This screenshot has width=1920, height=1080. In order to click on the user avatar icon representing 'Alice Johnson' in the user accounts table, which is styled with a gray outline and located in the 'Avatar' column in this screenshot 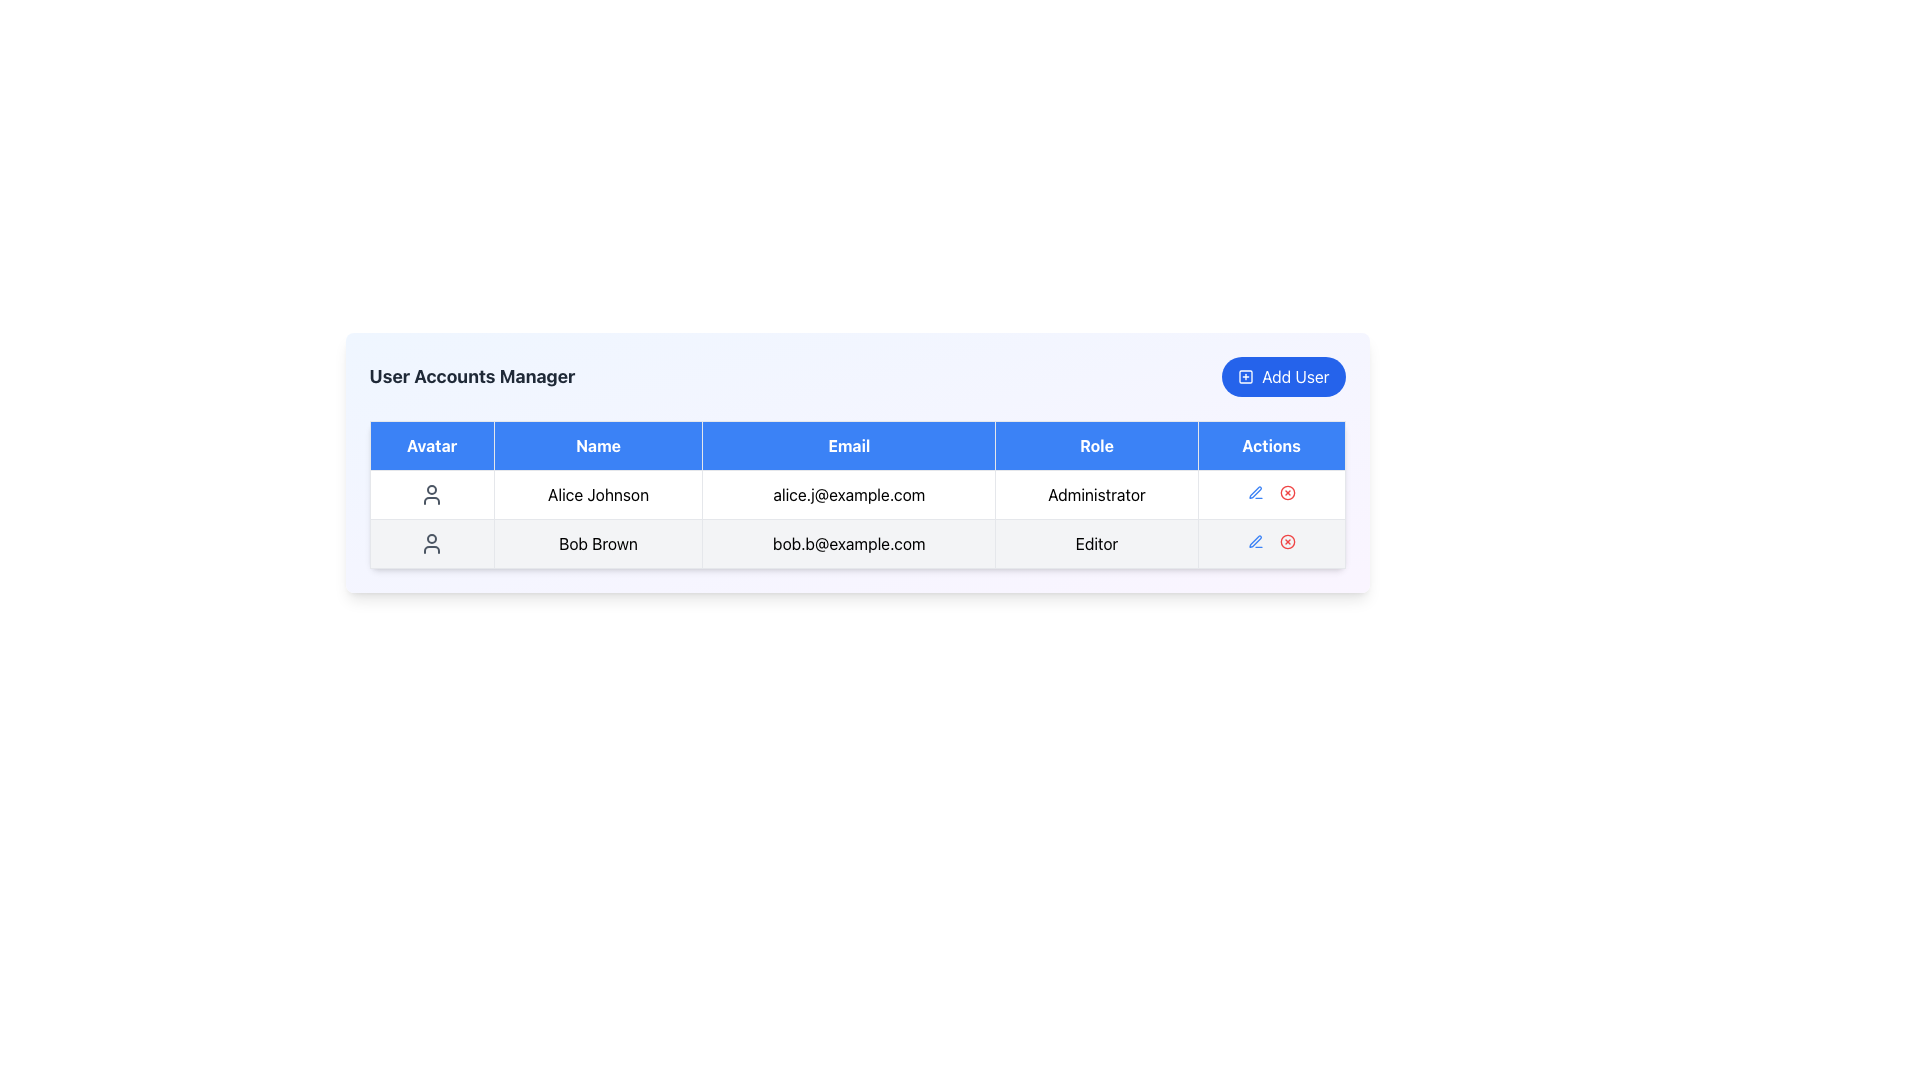, I will do `click(431, 494)`.